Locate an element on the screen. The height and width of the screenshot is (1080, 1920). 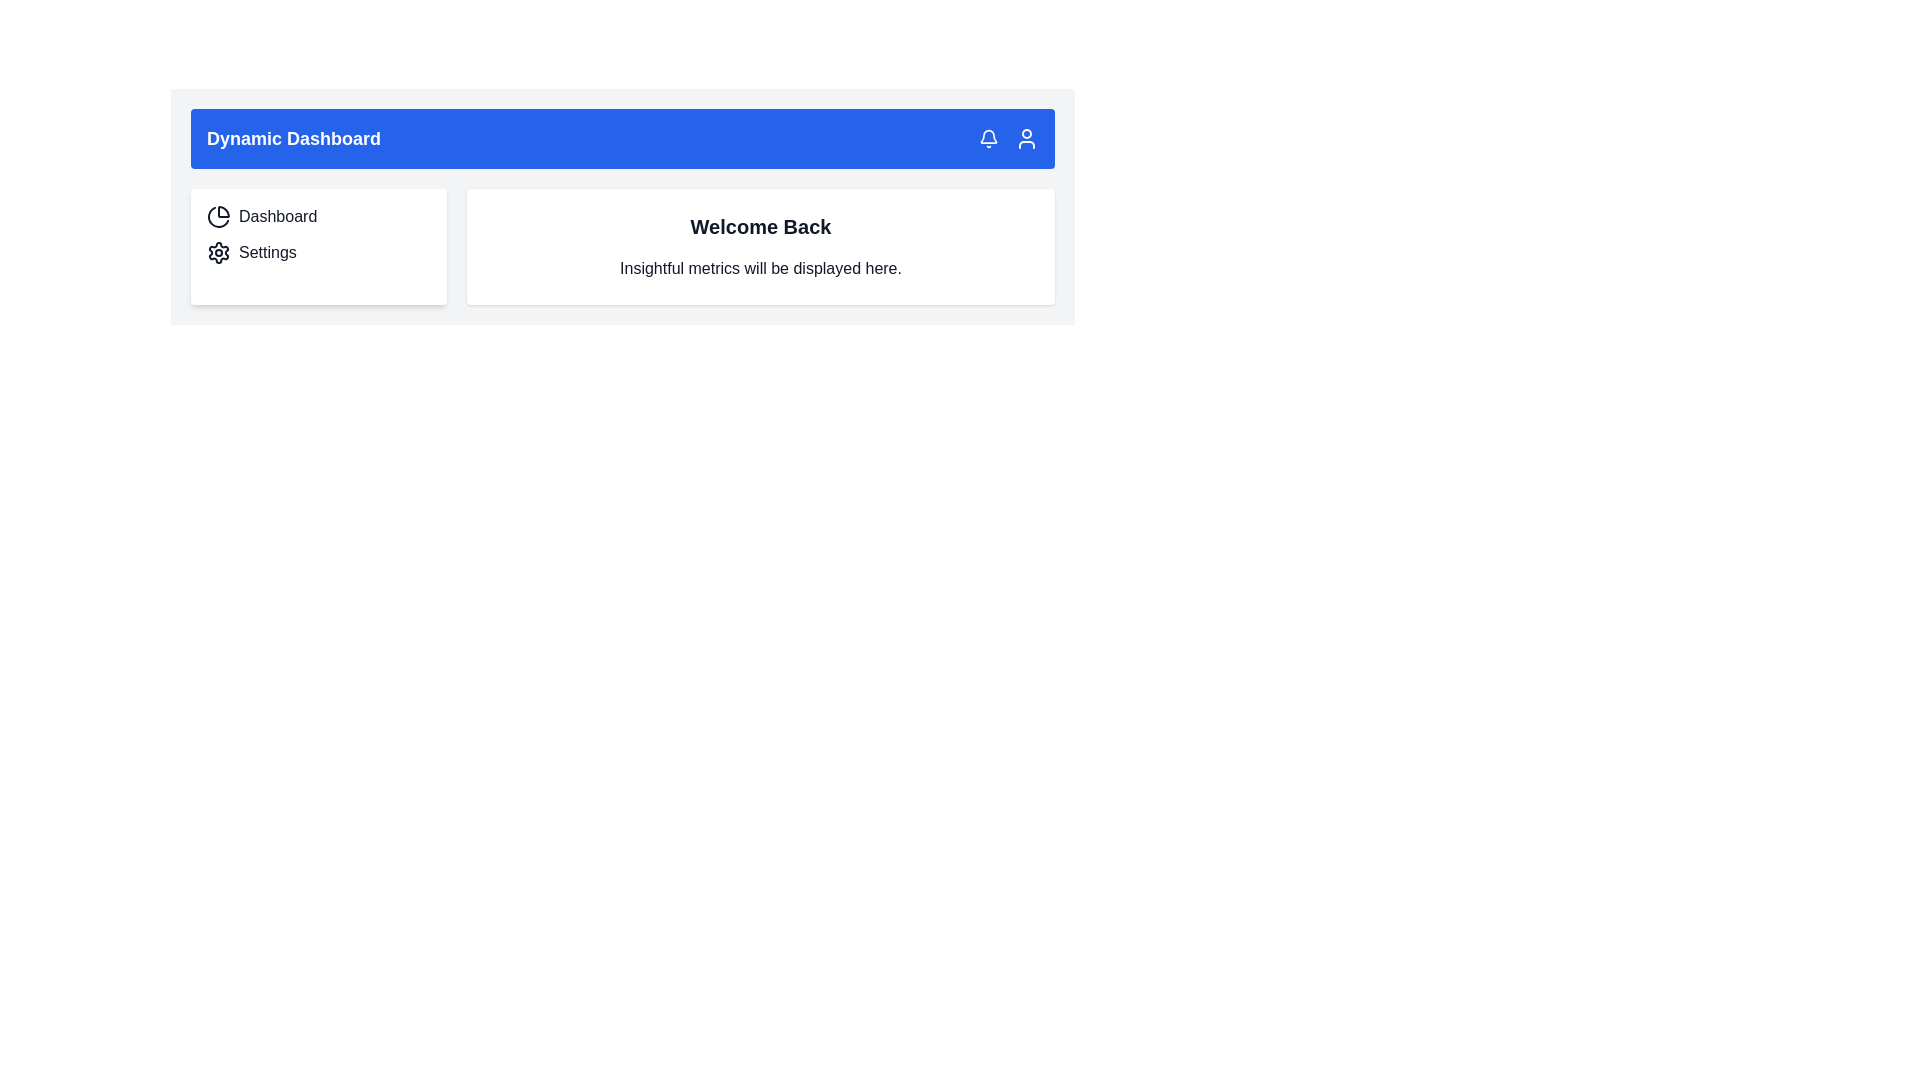
the navigation button located at the top of the vertical navigation bar on the leftmost column is located at coordinates (317, 216).